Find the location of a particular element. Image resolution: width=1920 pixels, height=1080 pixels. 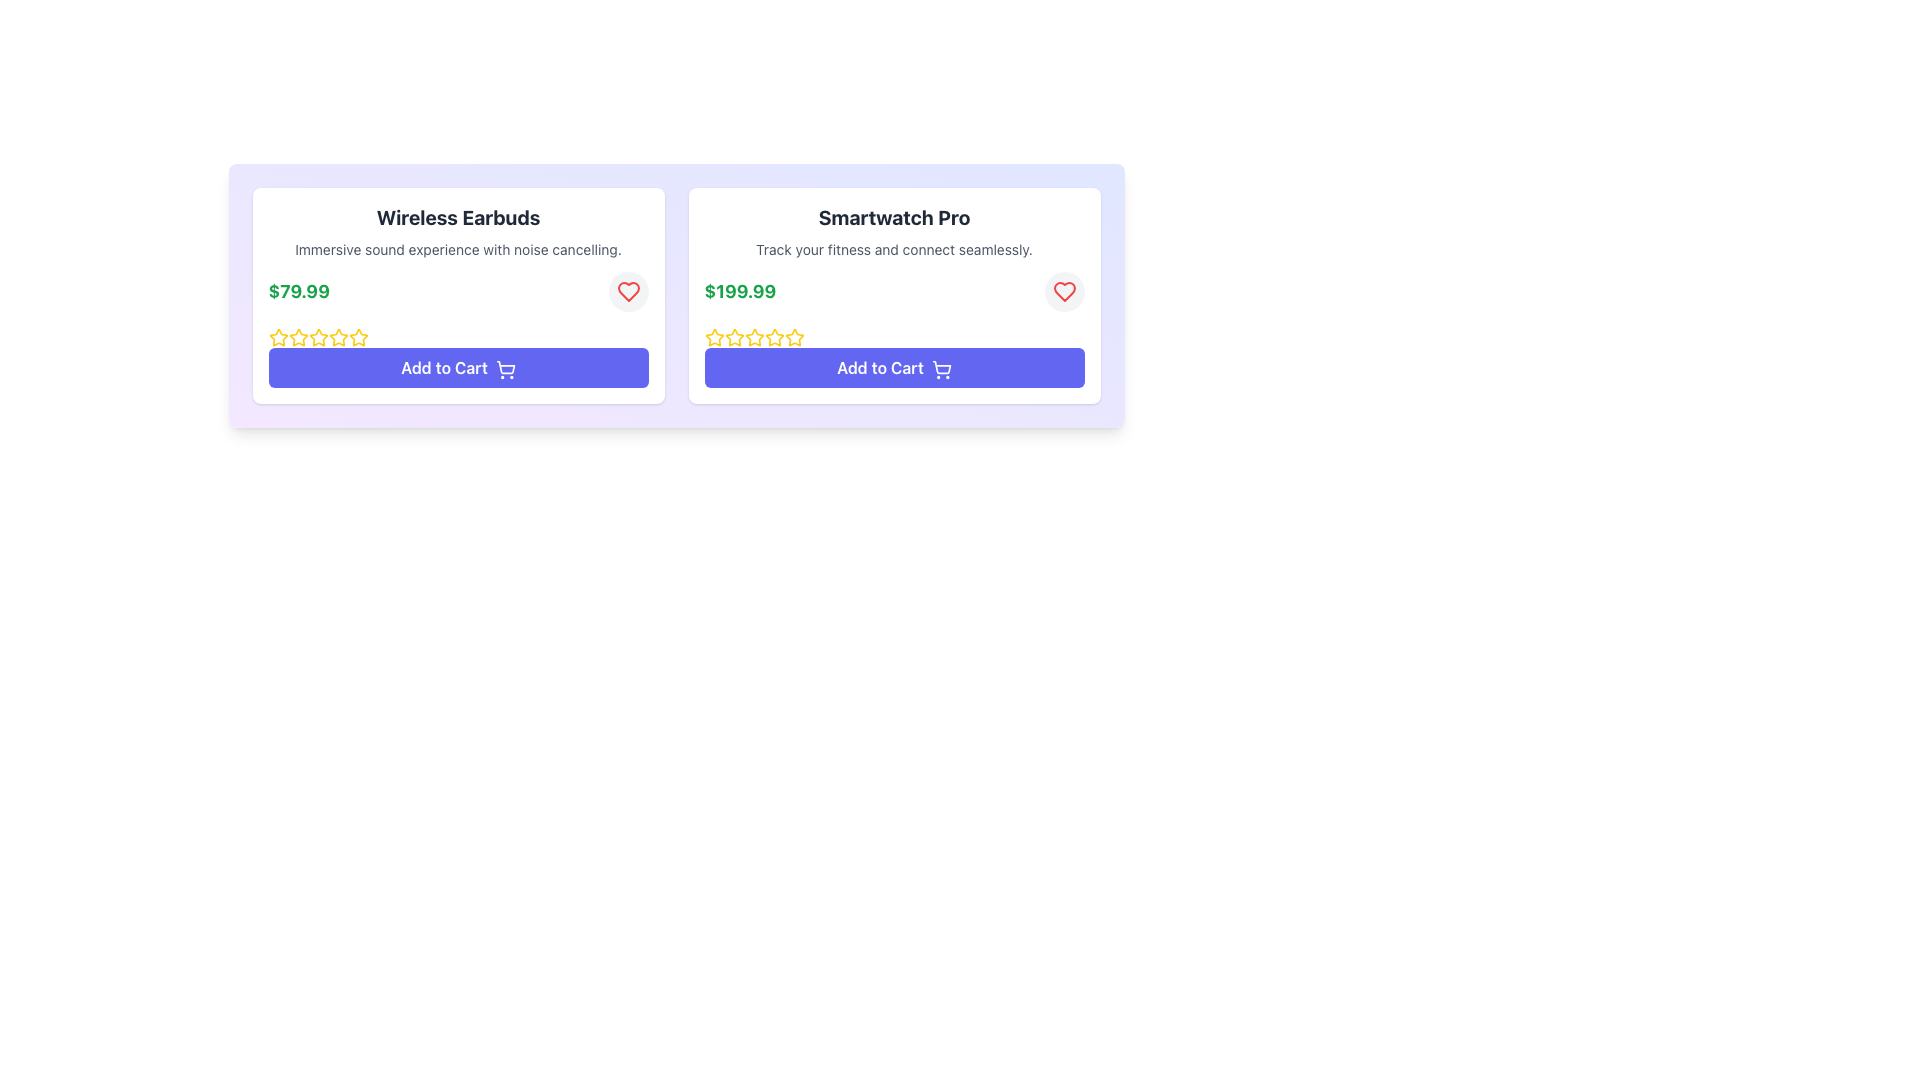

the second star in the five-star rating system for 'Smartwatch Pro' is located at coordinates (753, 336).